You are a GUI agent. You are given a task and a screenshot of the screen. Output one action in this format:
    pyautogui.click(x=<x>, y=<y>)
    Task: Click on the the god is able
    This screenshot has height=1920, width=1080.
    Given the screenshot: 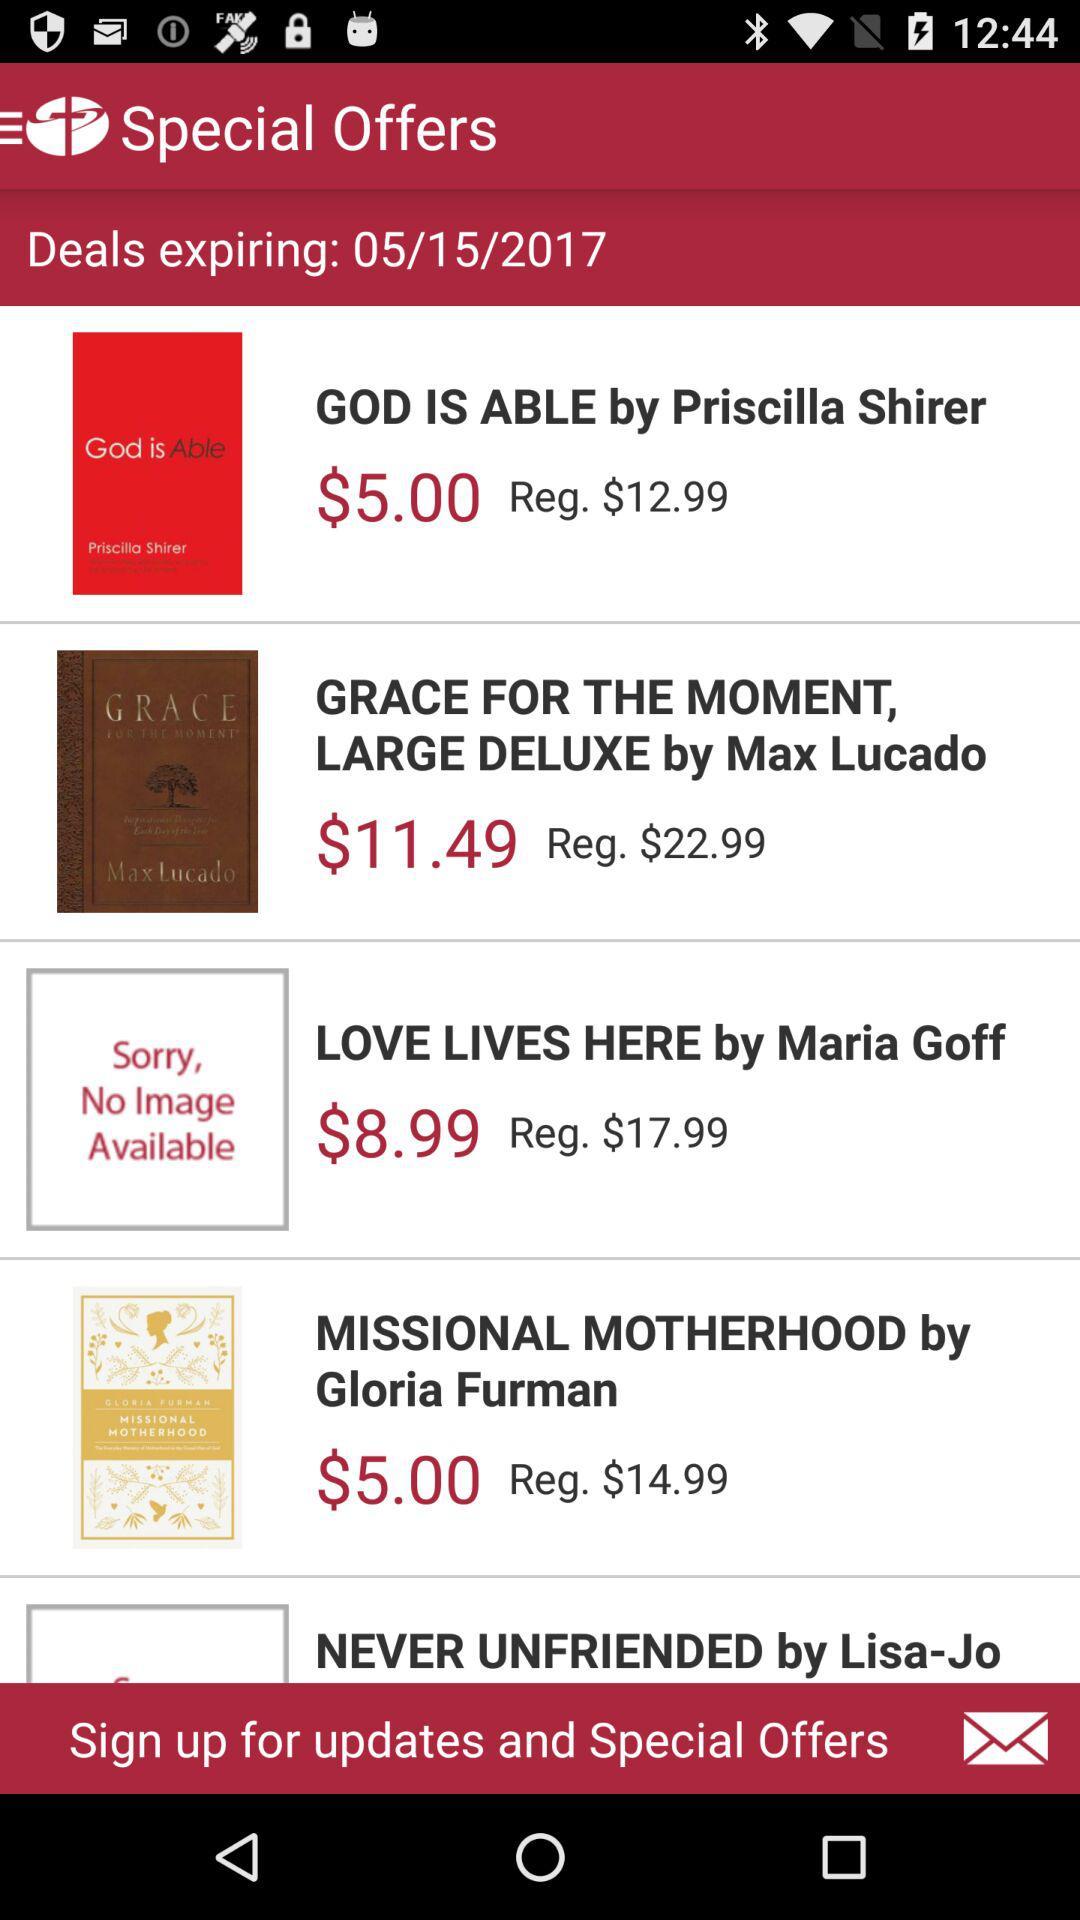 What is the action you would take?
    pyautogui.click(x=683, y=403)
    